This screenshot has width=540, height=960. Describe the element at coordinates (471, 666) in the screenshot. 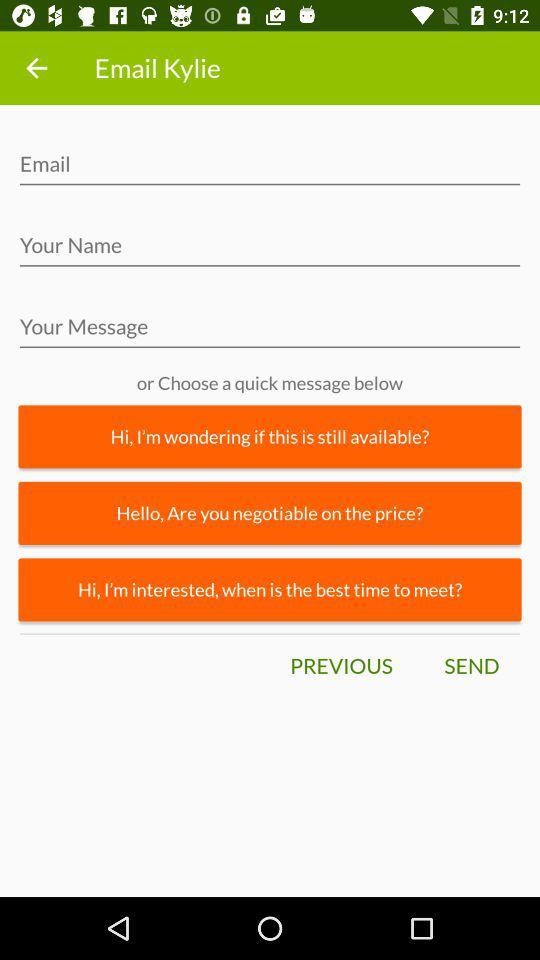

I see `the icon to the right of the previous icon` at that location.